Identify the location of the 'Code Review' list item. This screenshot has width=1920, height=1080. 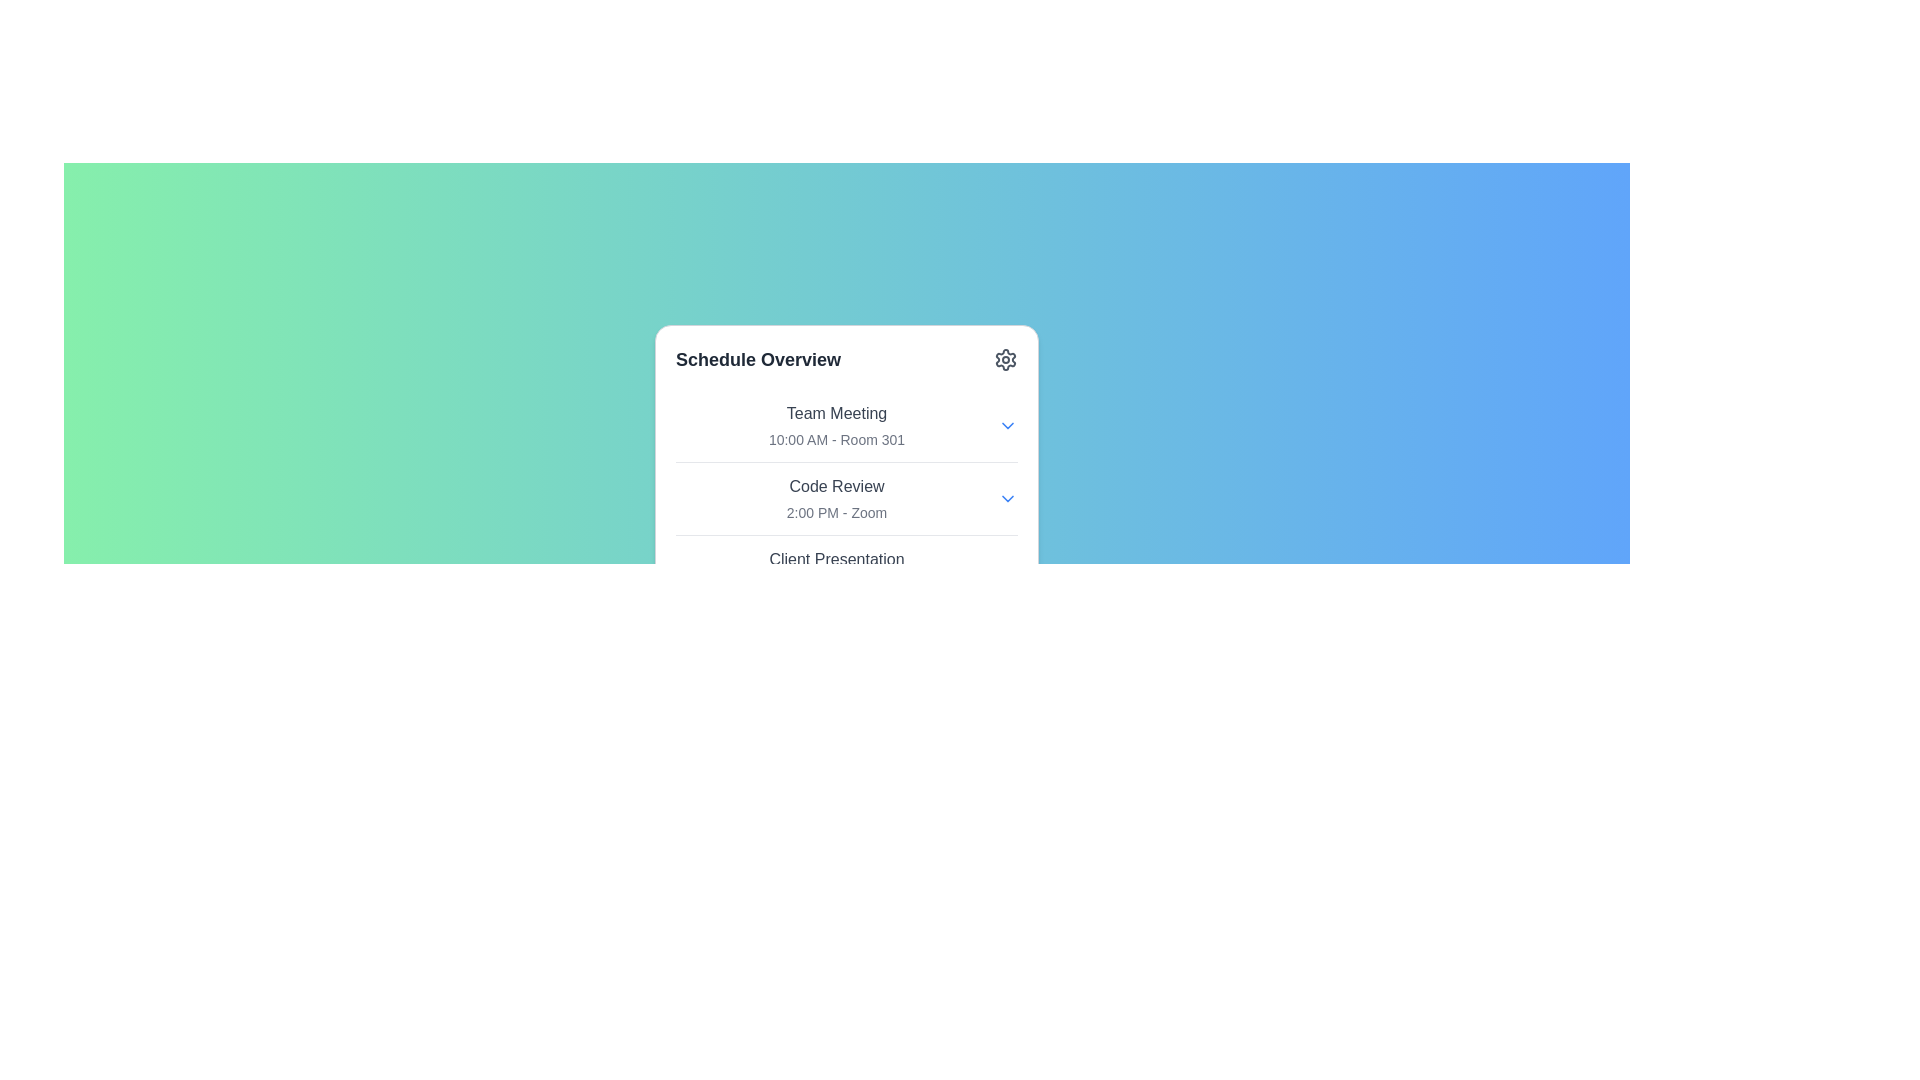
(846, 496).